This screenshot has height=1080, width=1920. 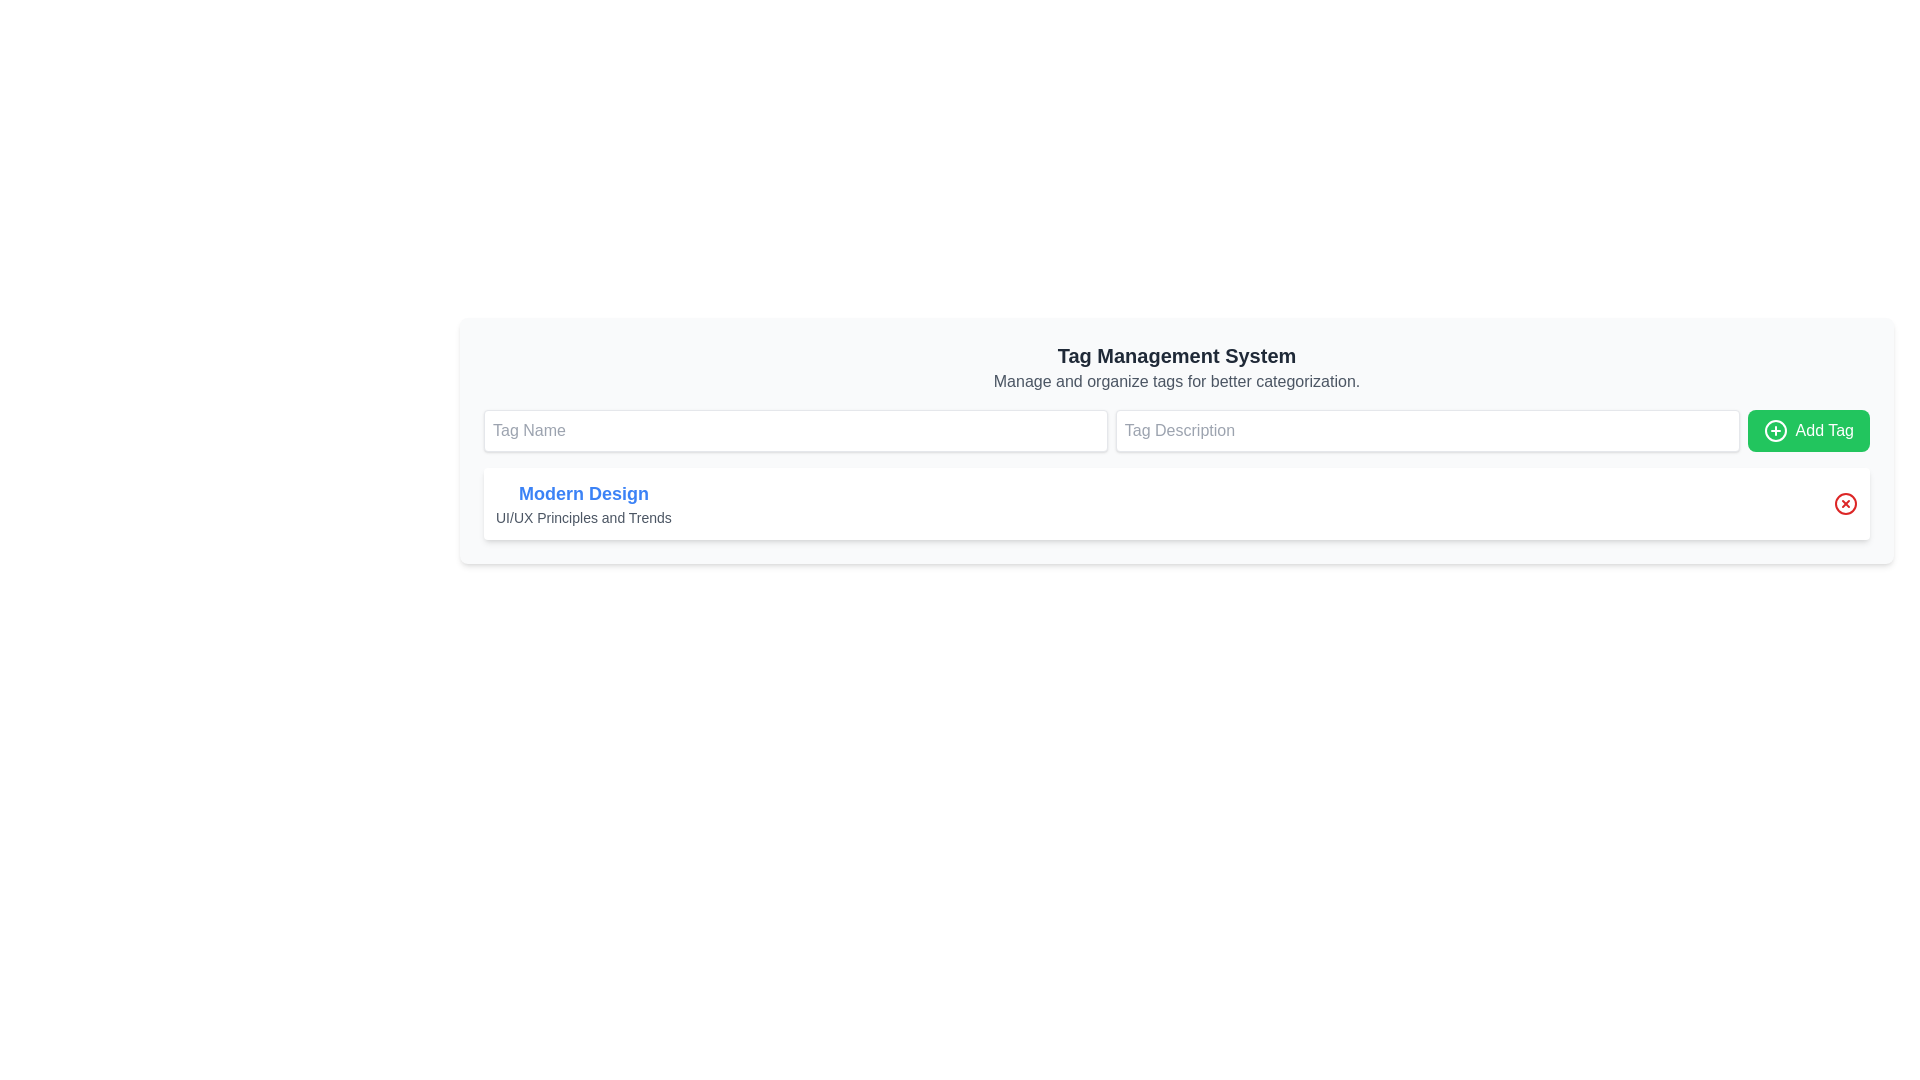 What do you see at coordinates (1845, 503) in the screenshot?
I see `the delete icon located in the bottom-right corner of the tag item` at bounding box center [1845, 503].